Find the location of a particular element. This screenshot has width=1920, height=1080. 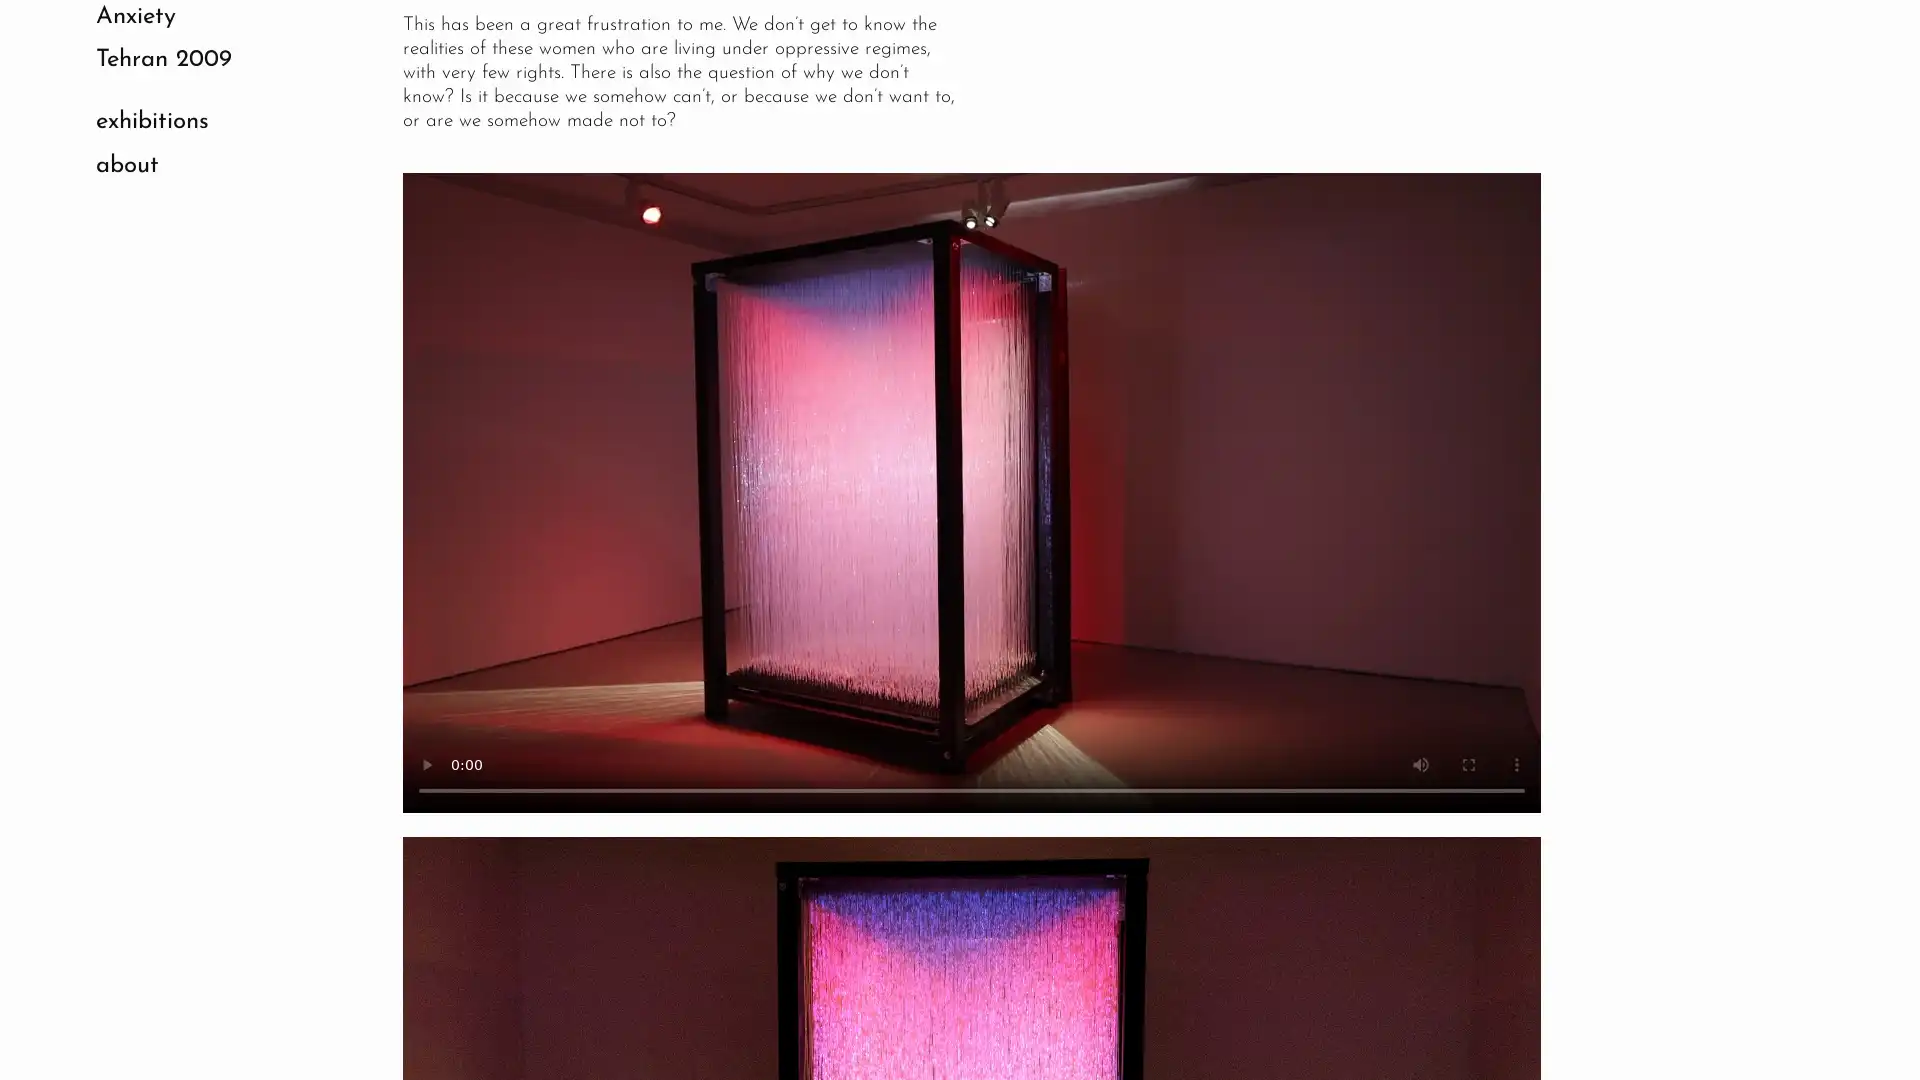

enter full screen is located at coordinates (1468, 763).